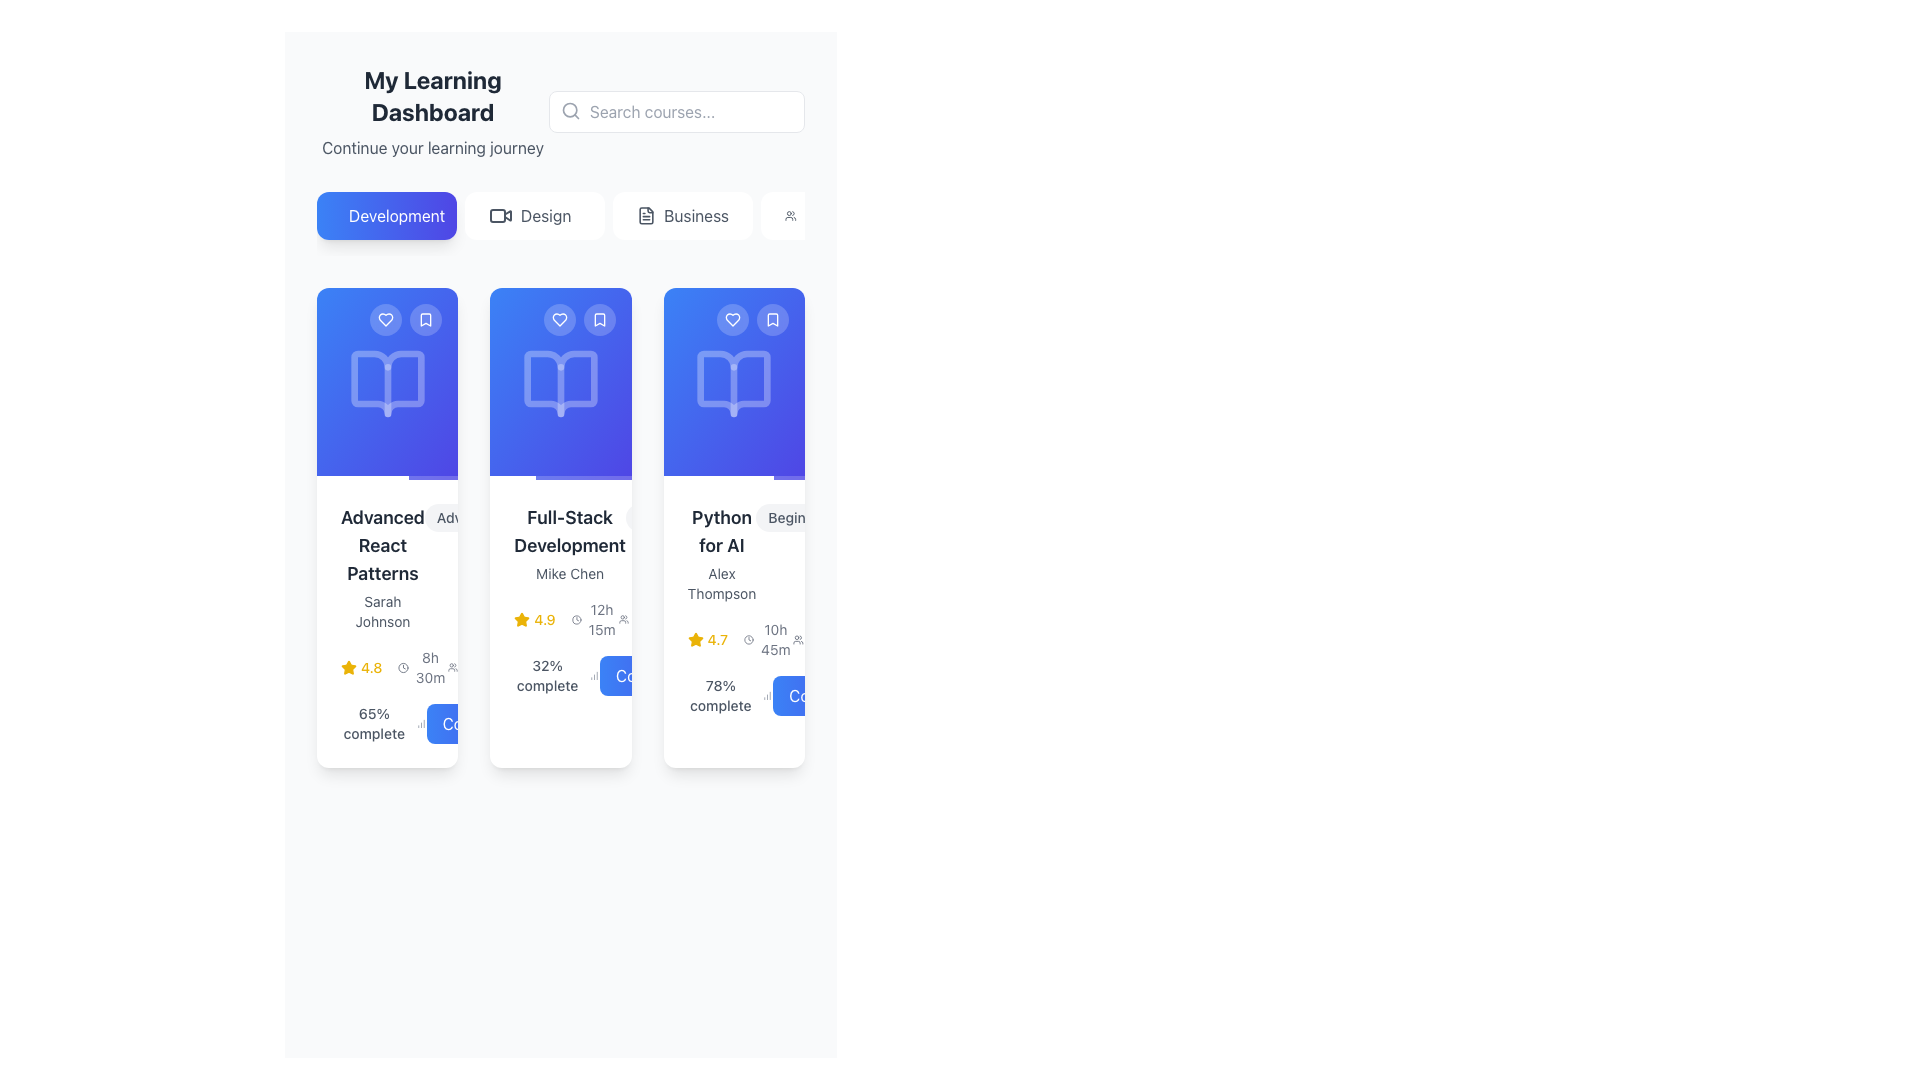 The image size is (1920, 1080). Describe the element at coordinates (569, 531) in the screenshot. I see `title text located in the second card of a three-card horizontal layout, positioned above the text 'Mike Chen' and below the icon at the top of the card` at that location.